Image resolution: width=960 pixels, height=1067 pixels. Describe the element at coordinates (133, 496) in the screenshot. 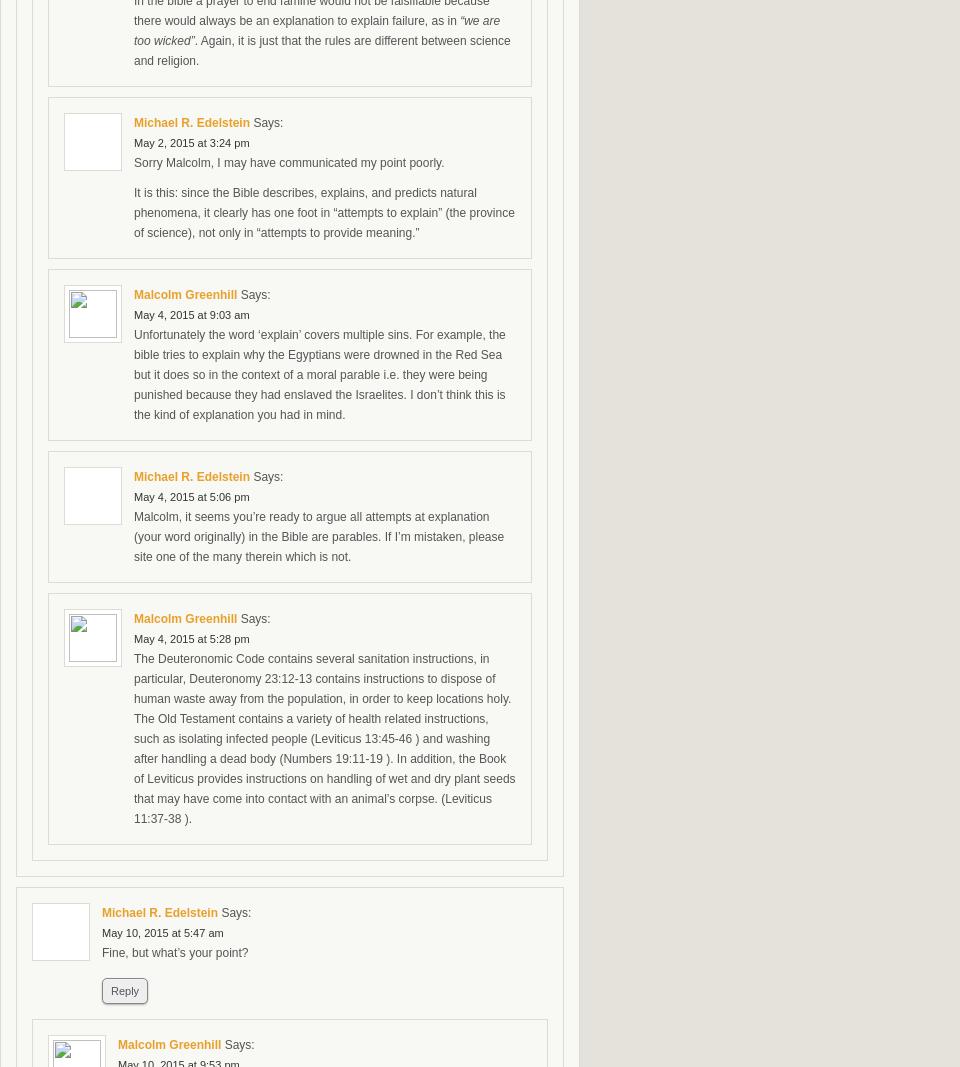

I see `'May 4, 2015 at 5:06 pm'` at that location.